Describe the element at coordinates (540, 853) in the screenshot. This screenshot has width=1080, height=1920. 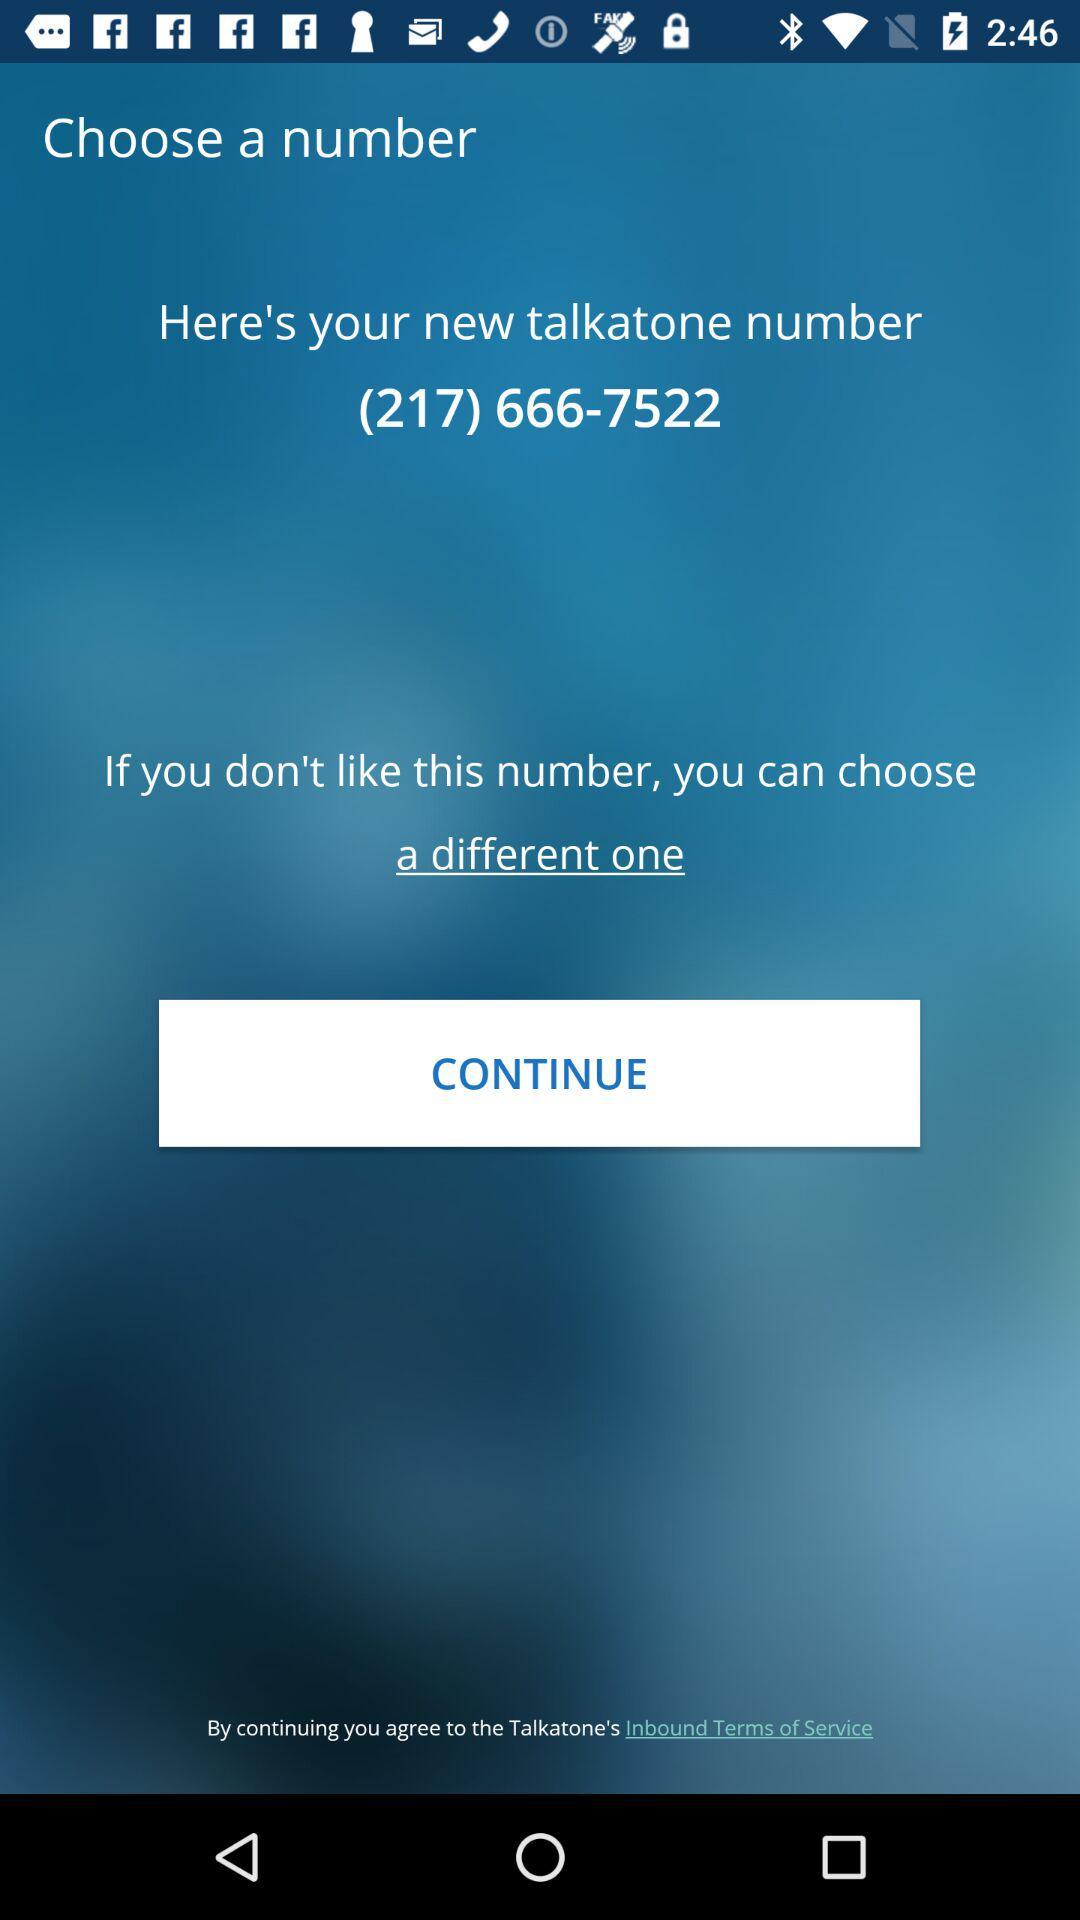
I see `the a different one item` at that location.